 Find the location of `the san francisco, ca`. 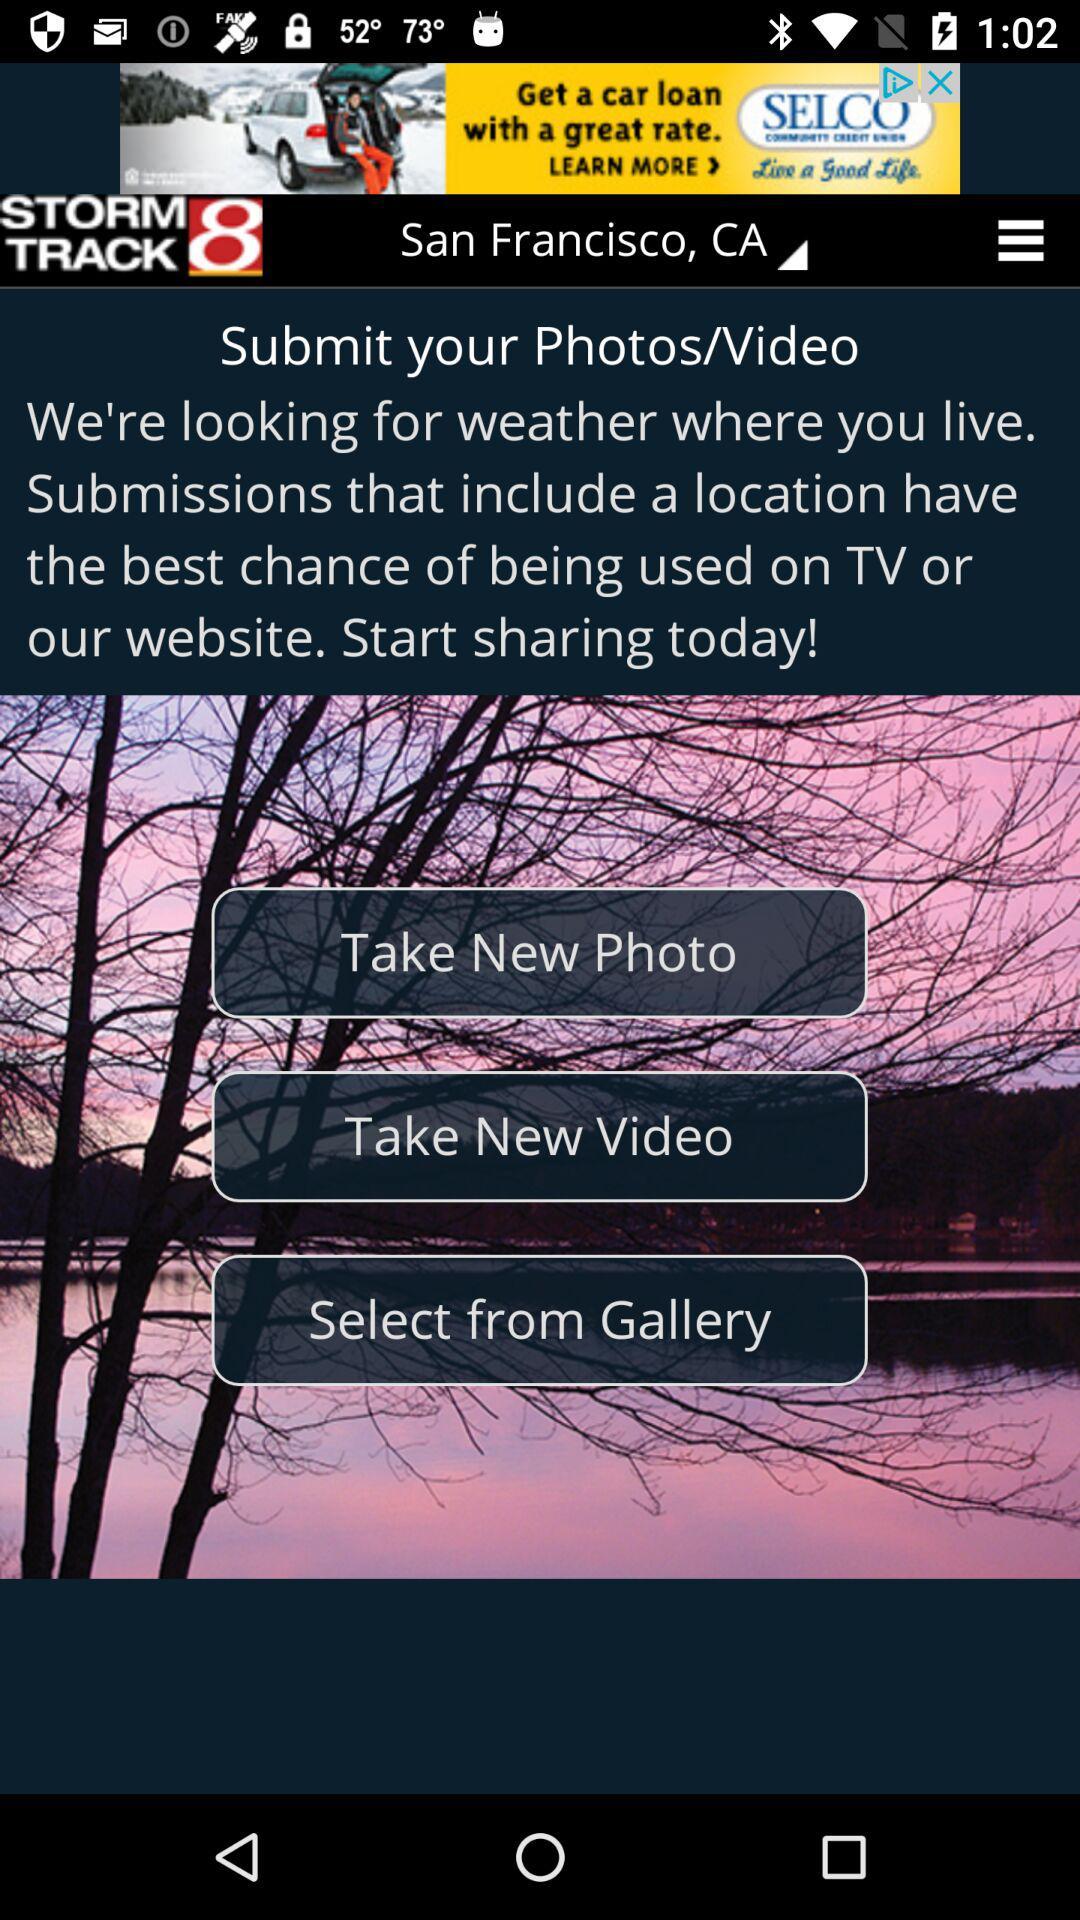

the san francisco, ca is located at coordinates (617, 240).